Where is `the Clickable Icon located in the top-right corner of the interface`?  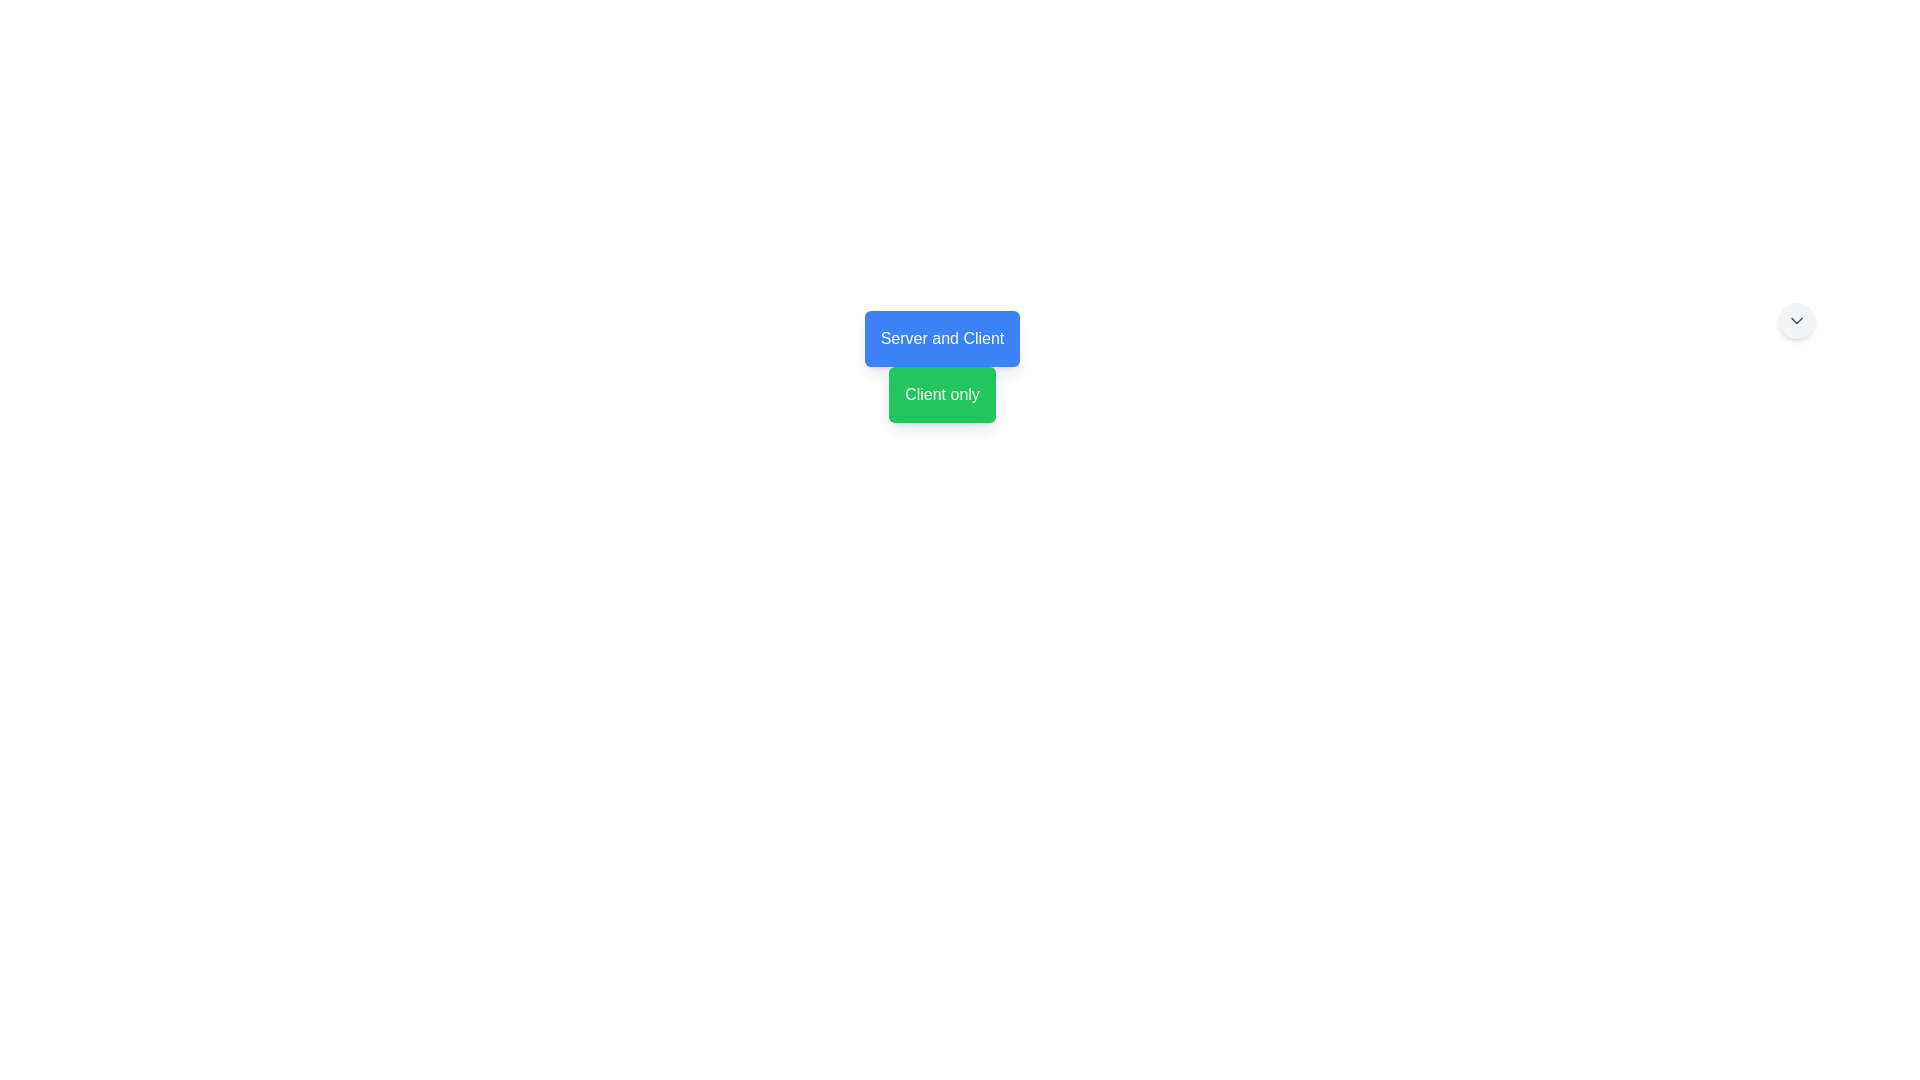
the Clickable Icon located in the top-right corner of the interface is located at coordinates (1796, 319).